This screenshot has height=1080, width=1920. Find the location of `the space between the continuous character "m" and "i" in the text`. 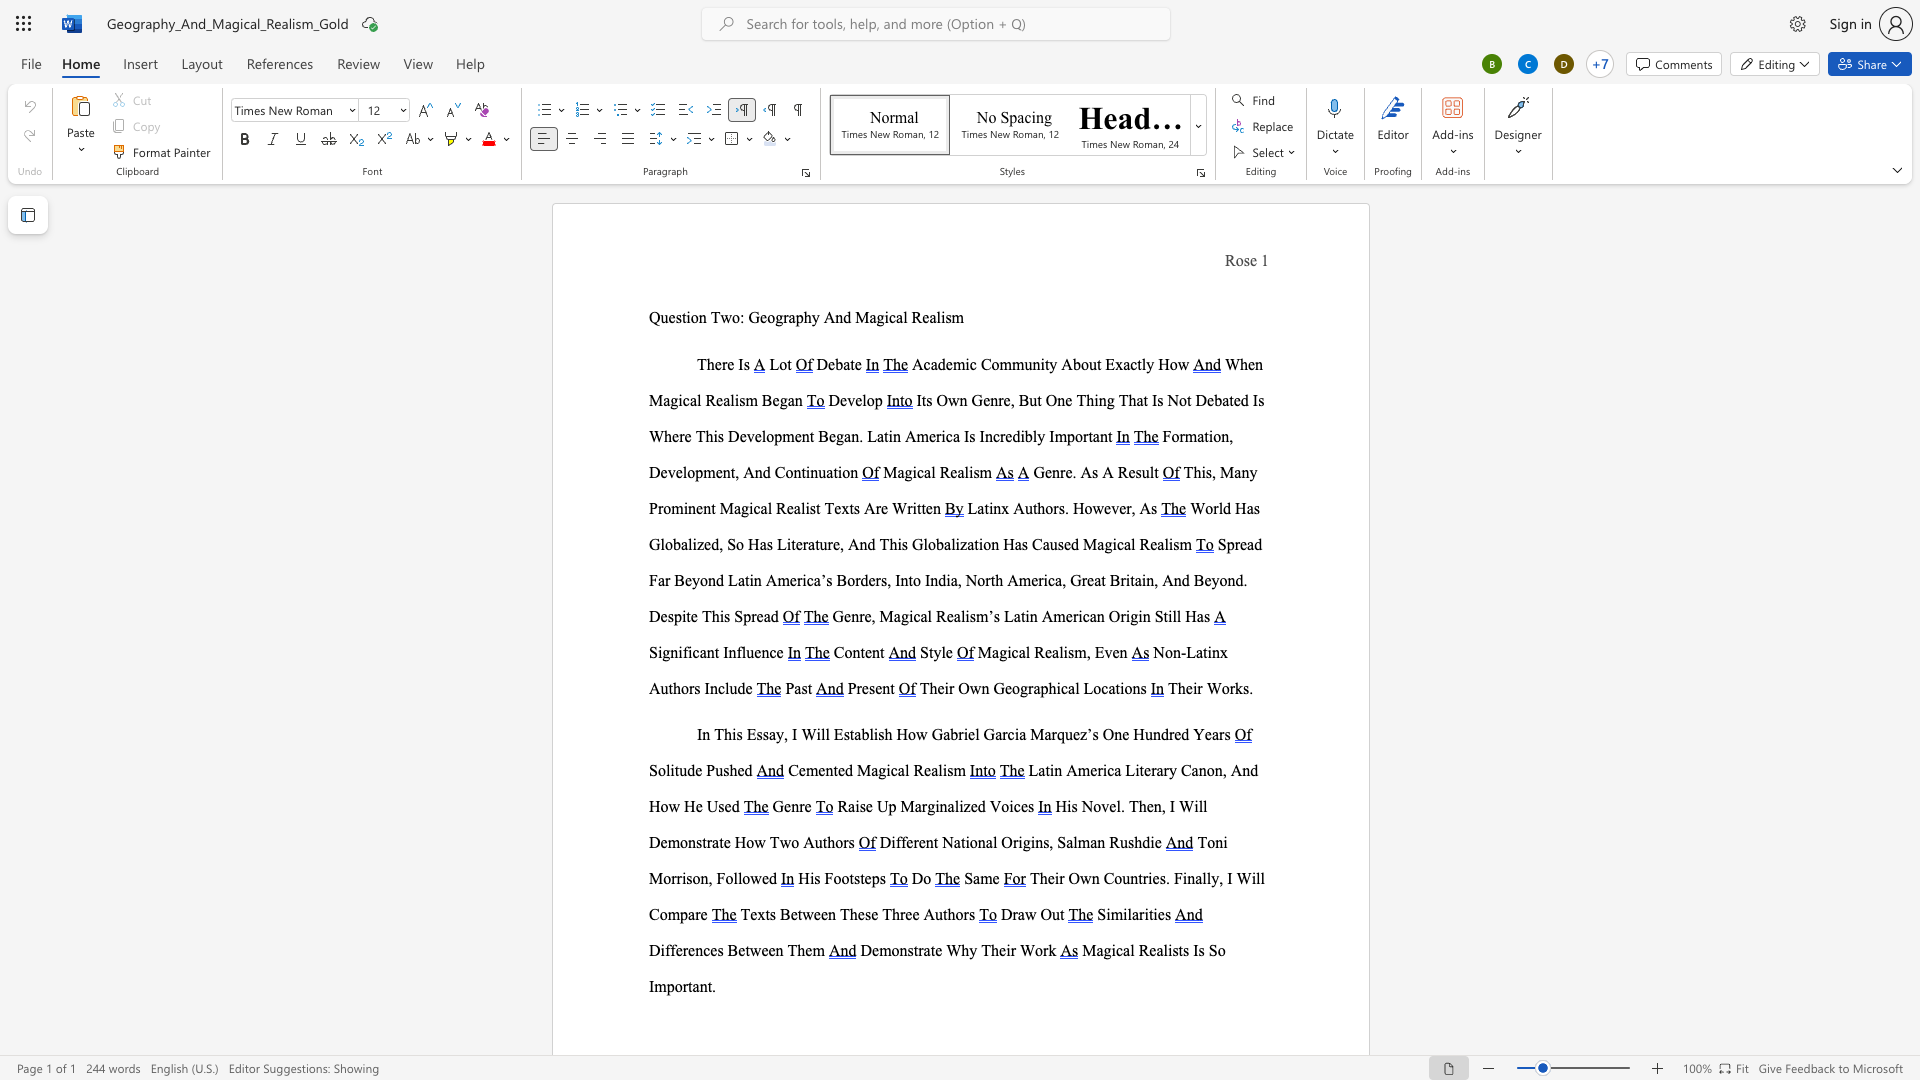

the space between the continuous character "m" and "i" in the text is located at coordinates (963, 364).